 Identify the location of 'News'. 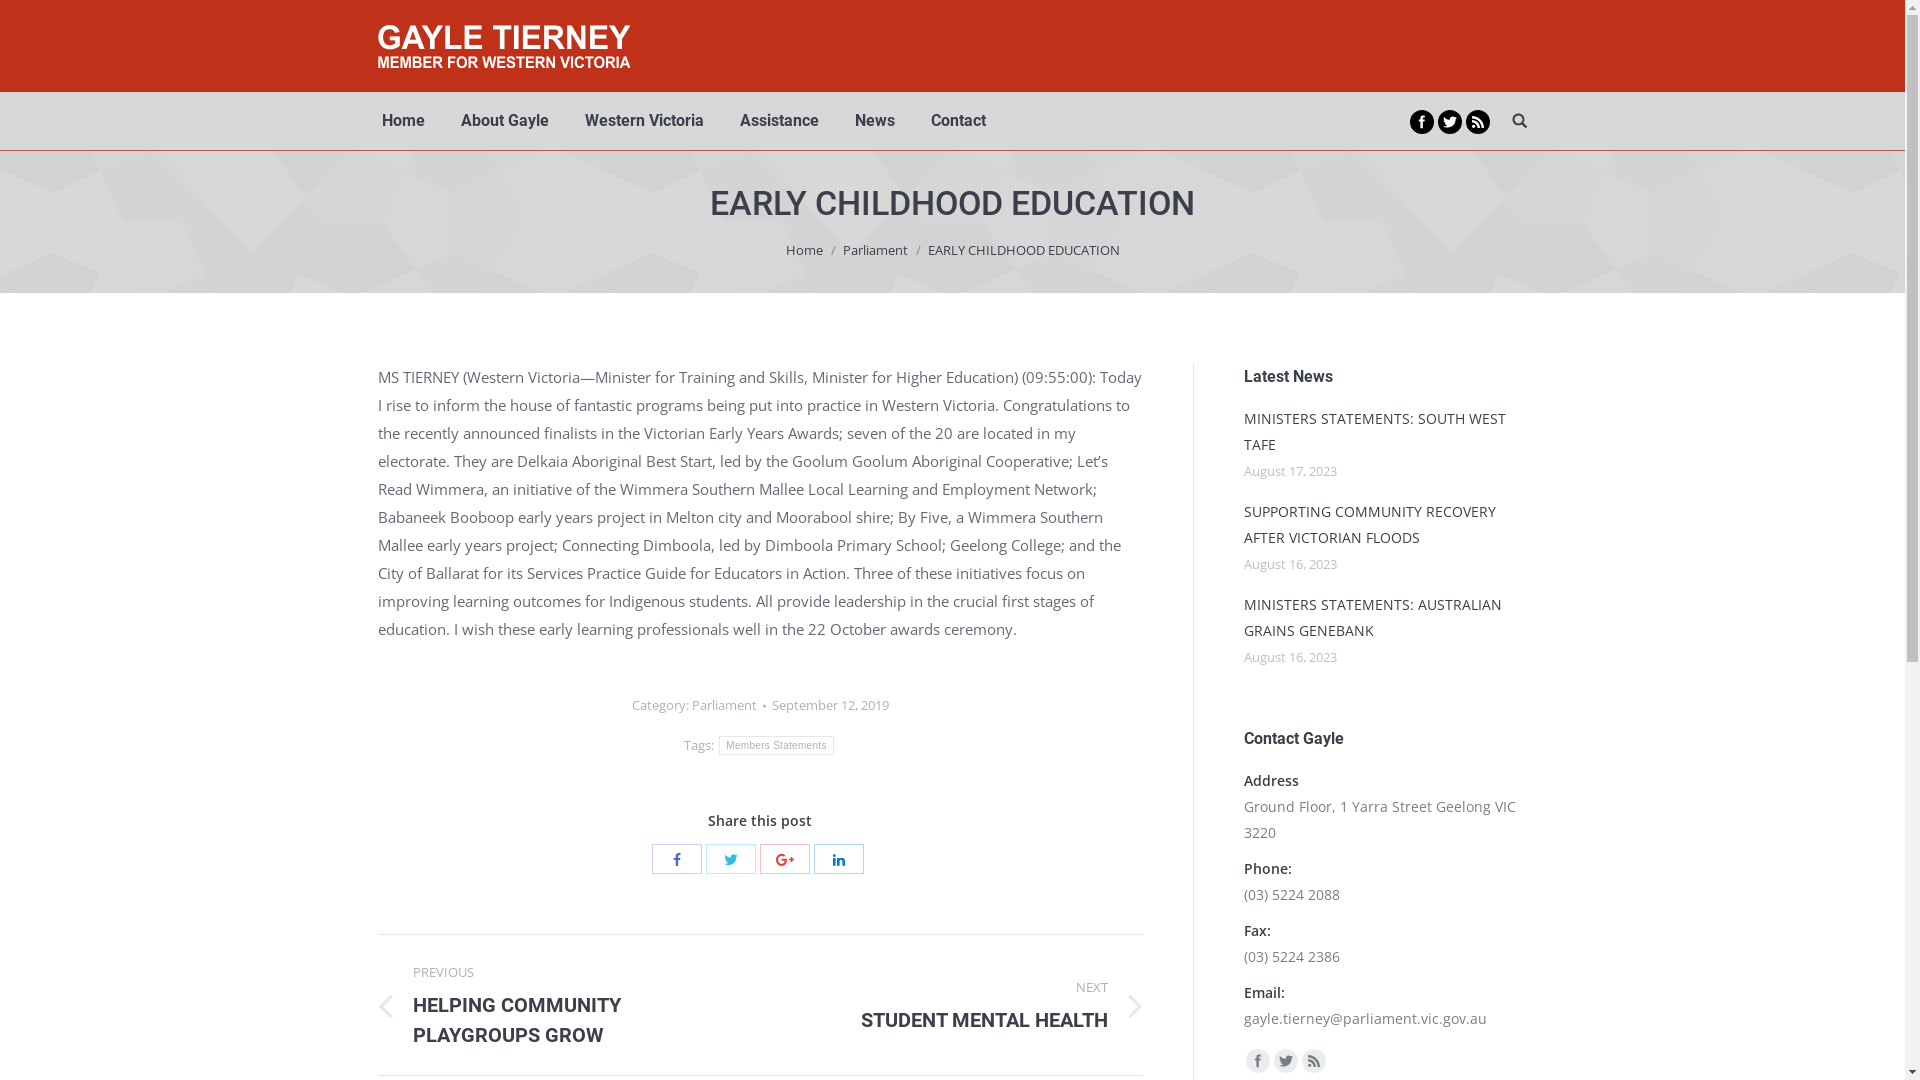
(873, 120).